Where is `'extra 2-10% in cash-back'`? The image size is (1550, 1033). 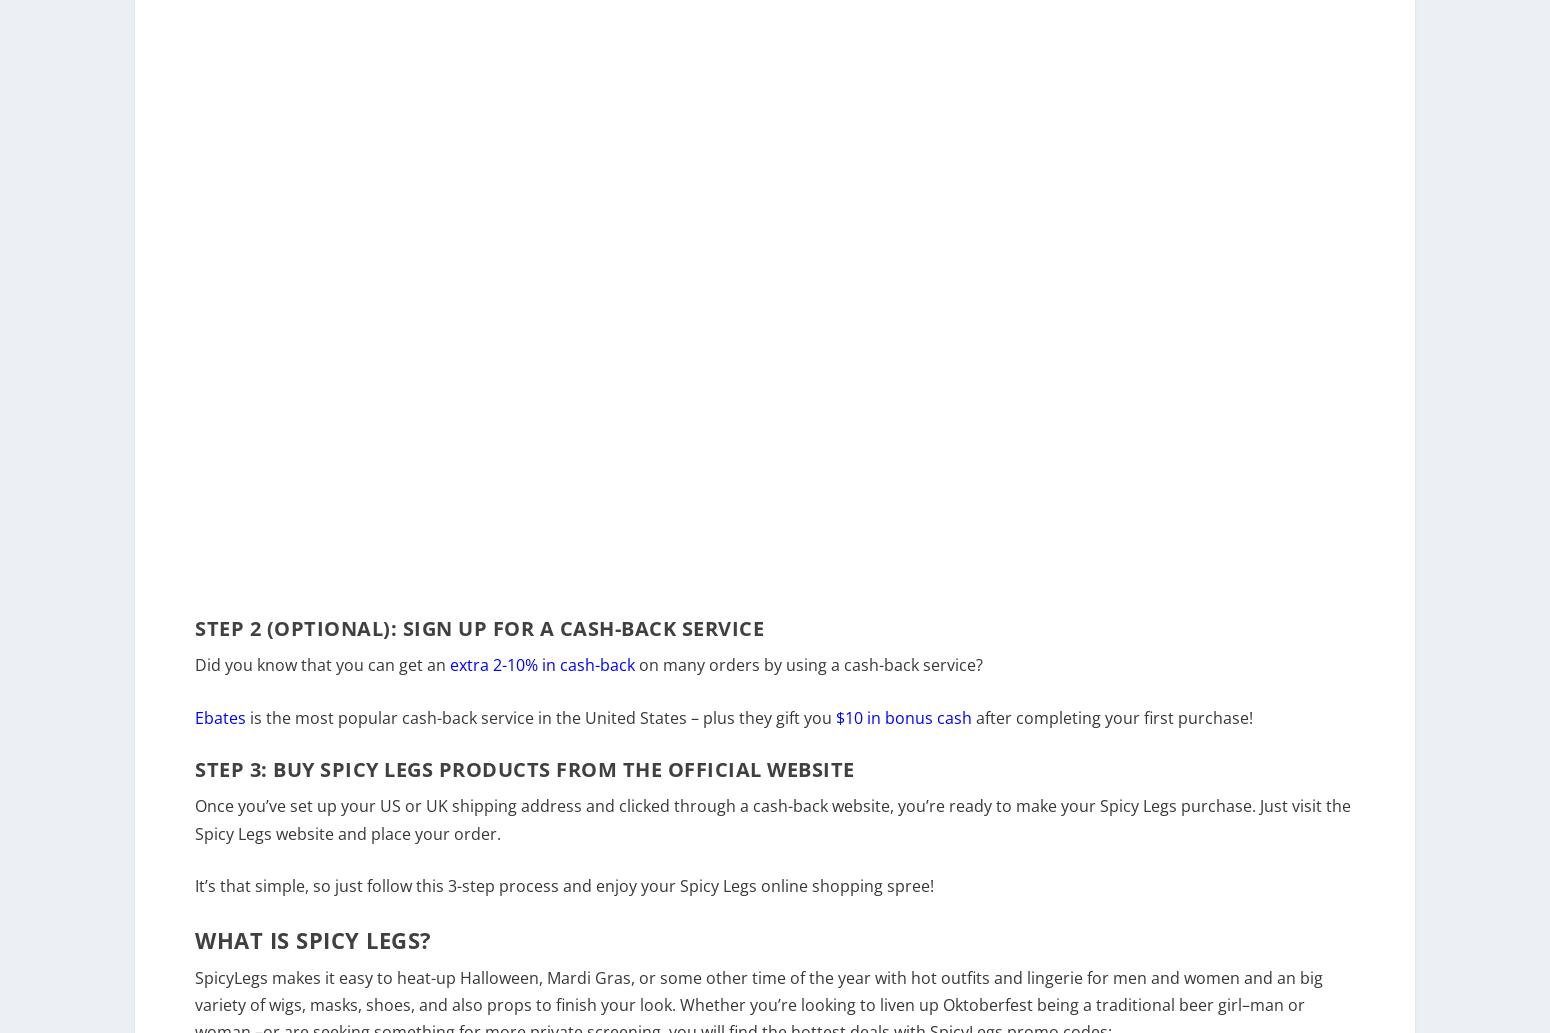 'extra 2-10% in cash-back' is located at coordinates (541, 676).